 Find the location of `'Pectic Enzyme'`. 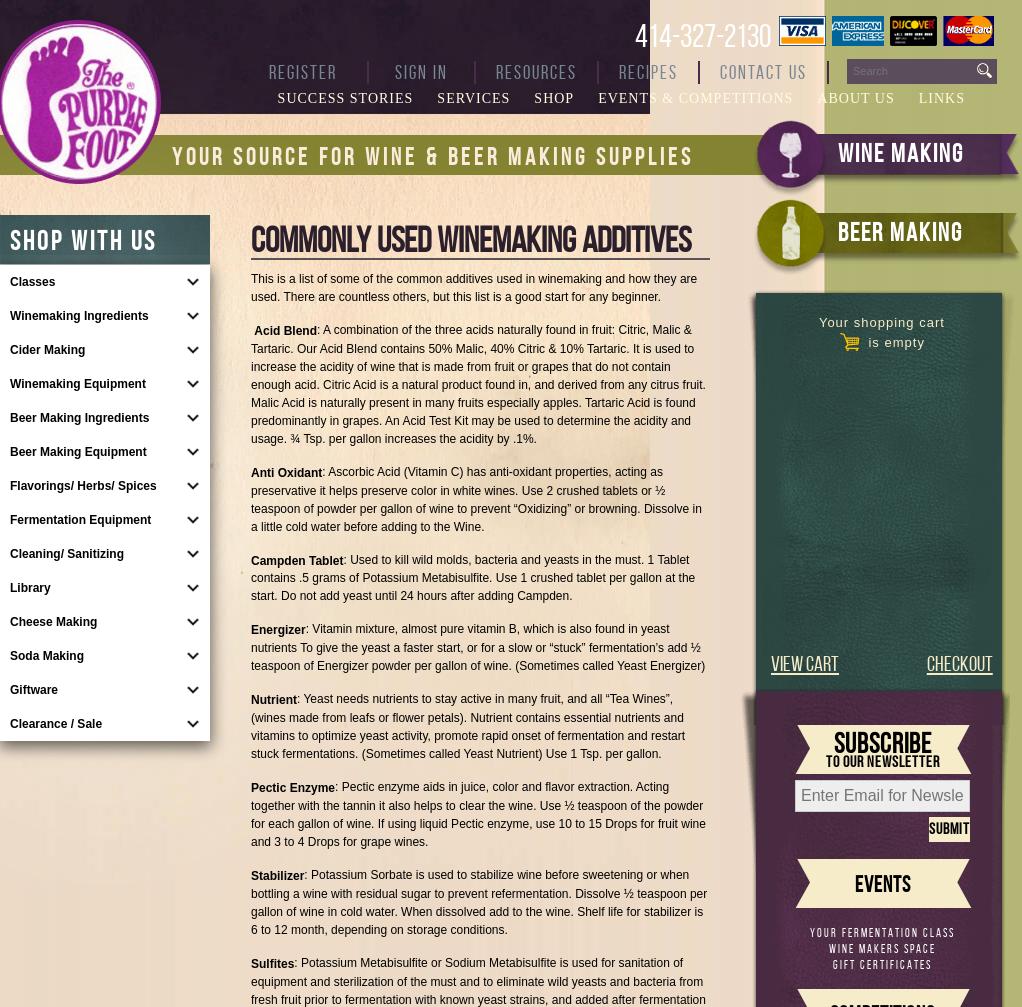

'Pectic Enzyme' is located at coordinates (292, 785).